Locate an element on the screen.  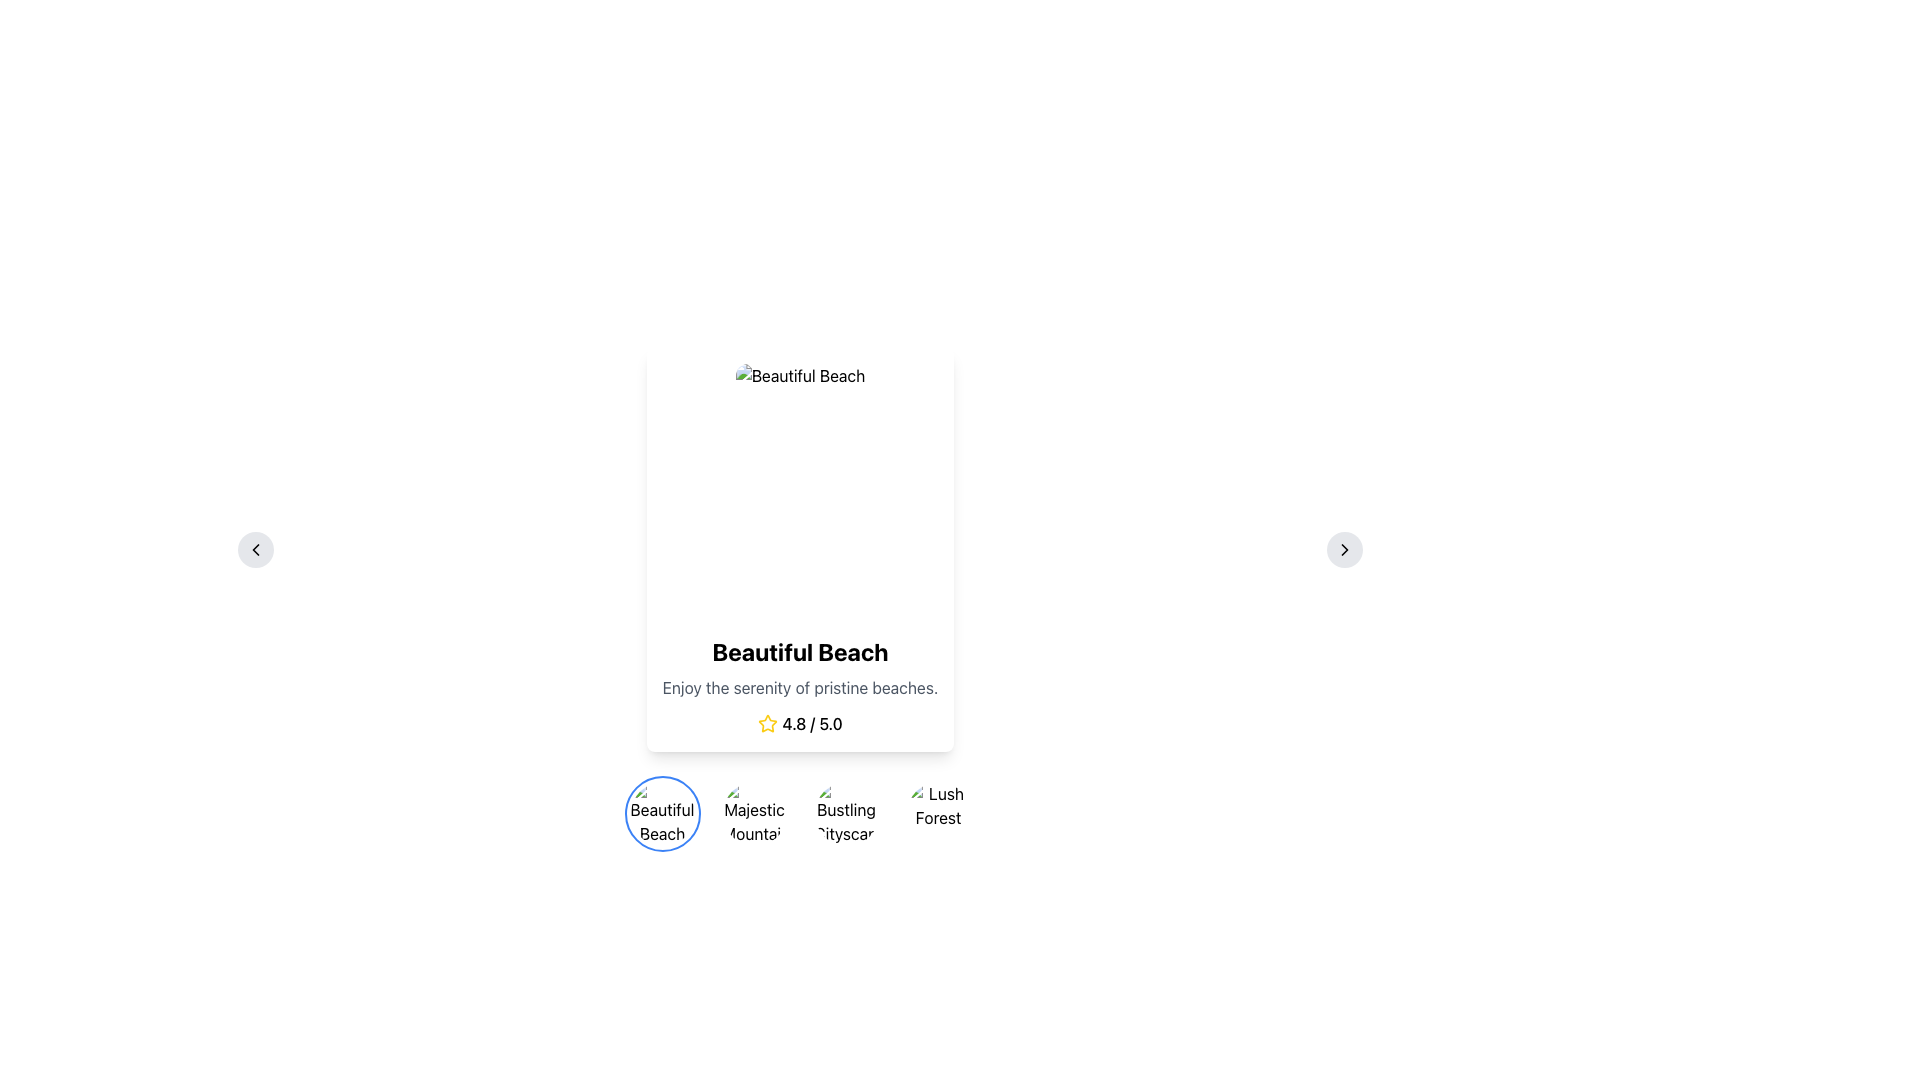
the Chevron Arrow Icon located in the top-left quadrant of the interface is located at coordinates (254, 550).